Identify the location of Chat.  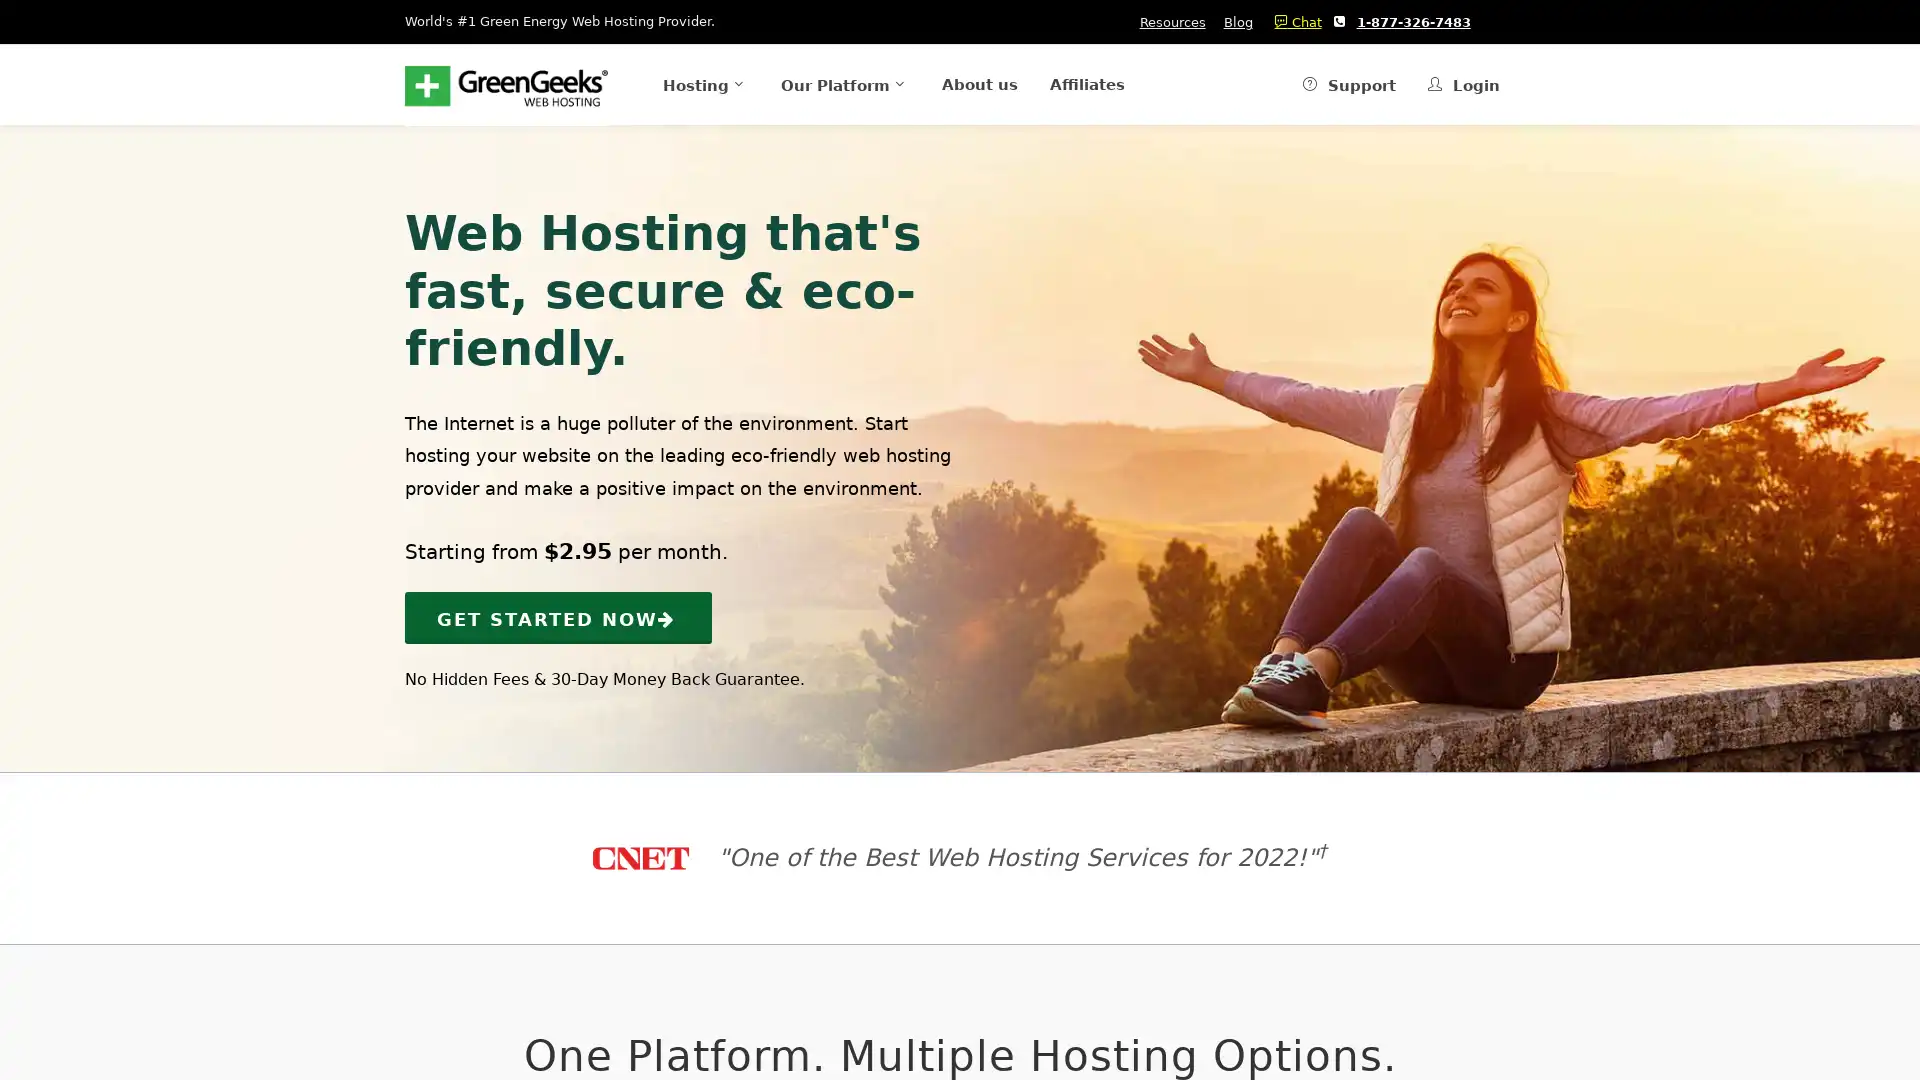
(1292, 22).